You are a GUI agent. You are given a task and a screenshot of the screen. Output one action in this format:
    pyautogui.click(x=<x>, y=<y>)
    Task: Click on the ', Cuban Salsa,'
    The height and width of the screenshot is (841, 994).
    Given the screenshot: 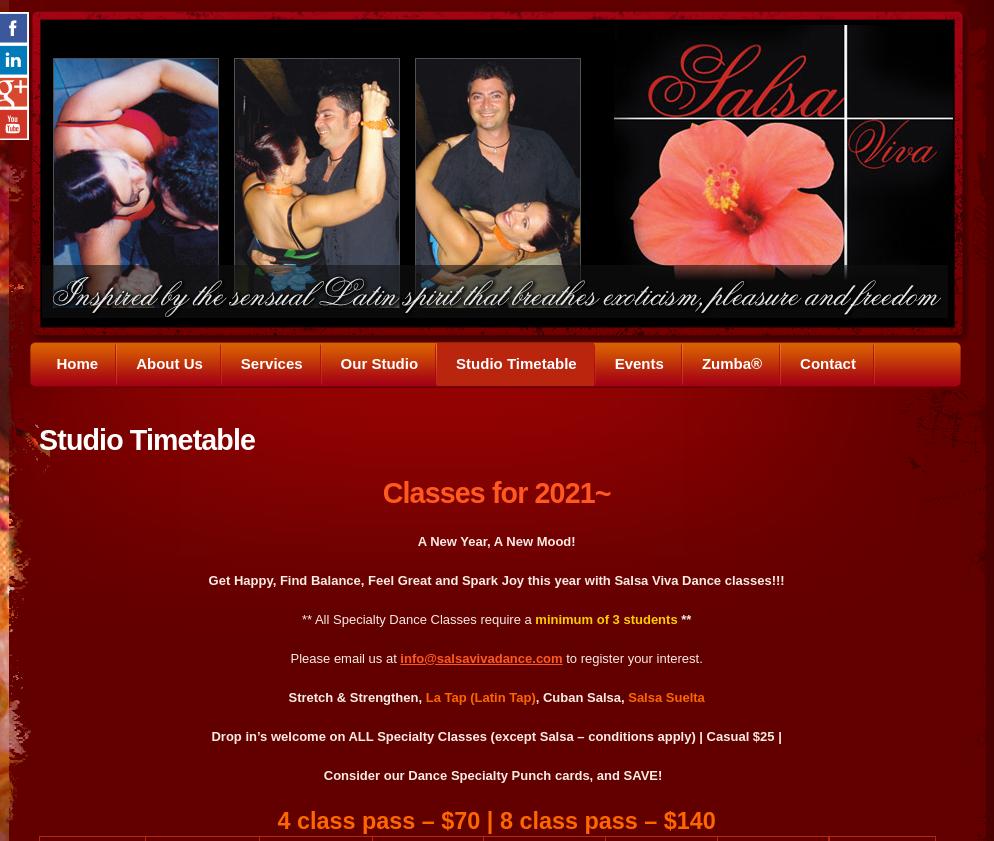 What is the action you would take?
    pyautogui.click(x=579, y=696)
    